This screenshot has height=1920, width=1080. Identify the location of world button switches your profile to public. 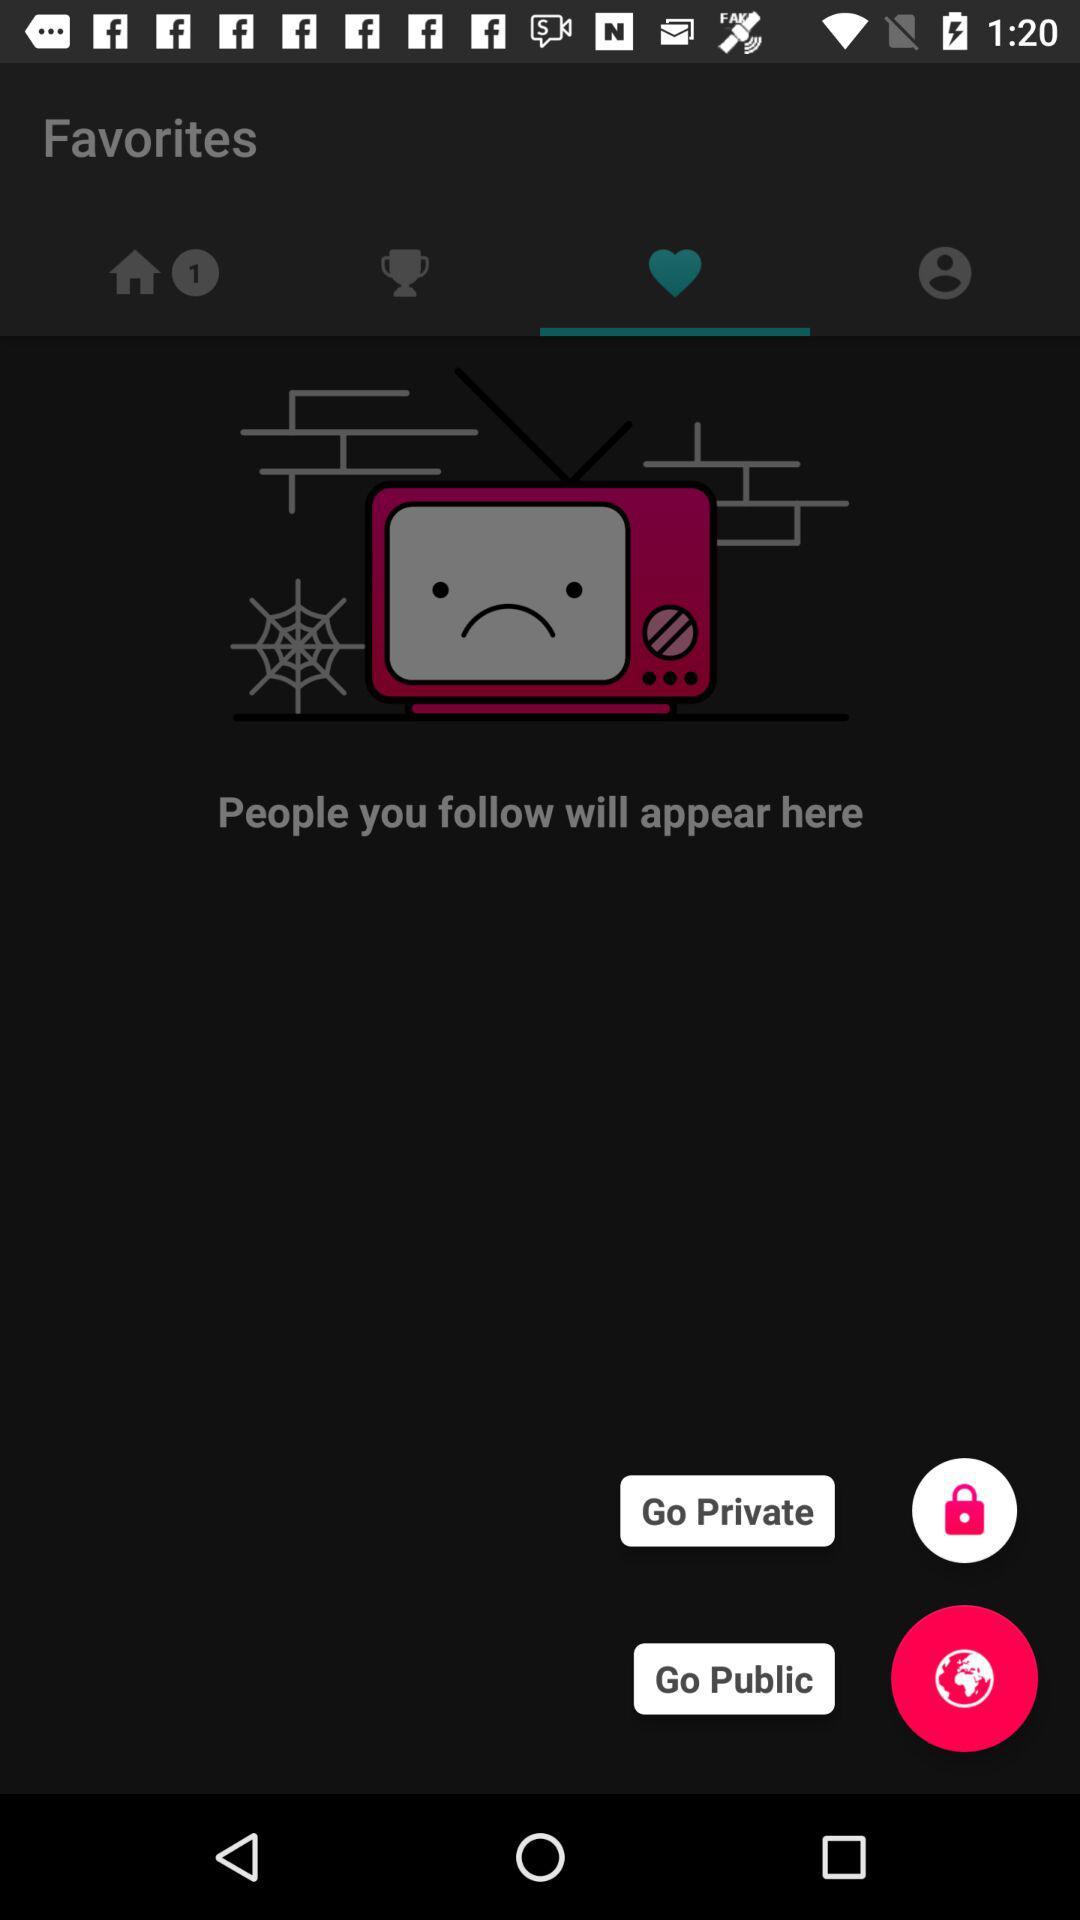
(963, 1678).